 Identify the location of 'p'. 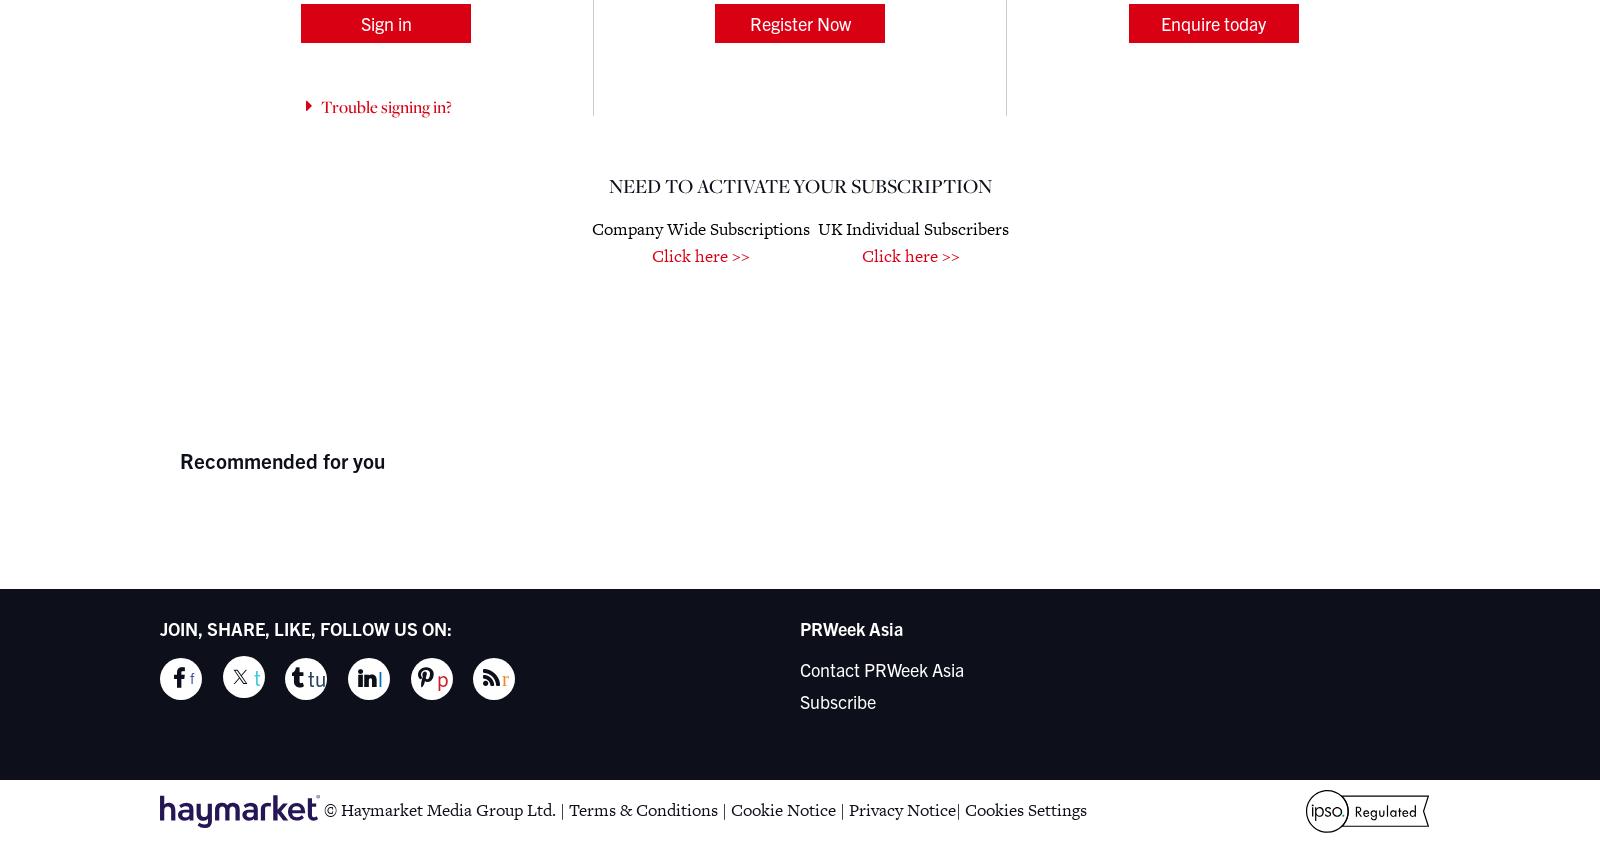
(440, 677).